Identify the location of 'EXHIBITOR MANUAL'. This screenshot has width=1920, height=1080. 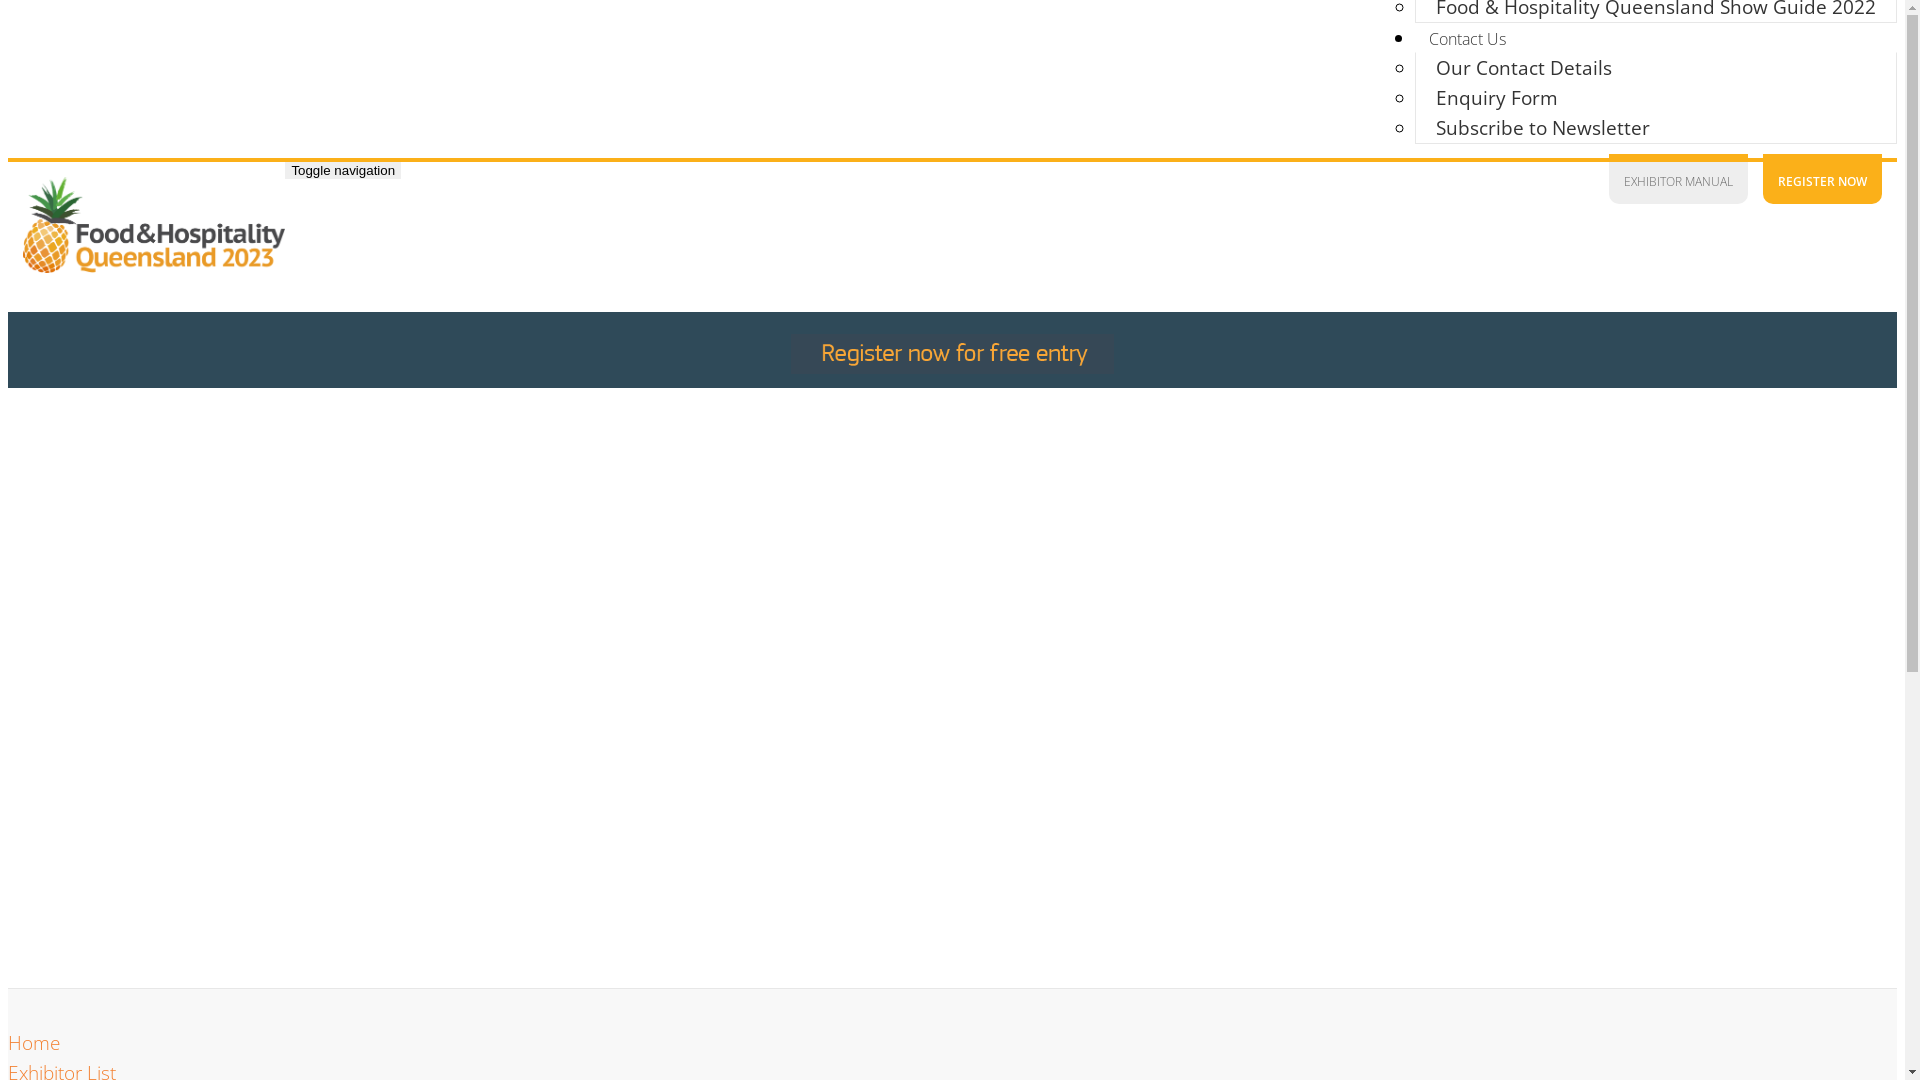
(1678, 177).